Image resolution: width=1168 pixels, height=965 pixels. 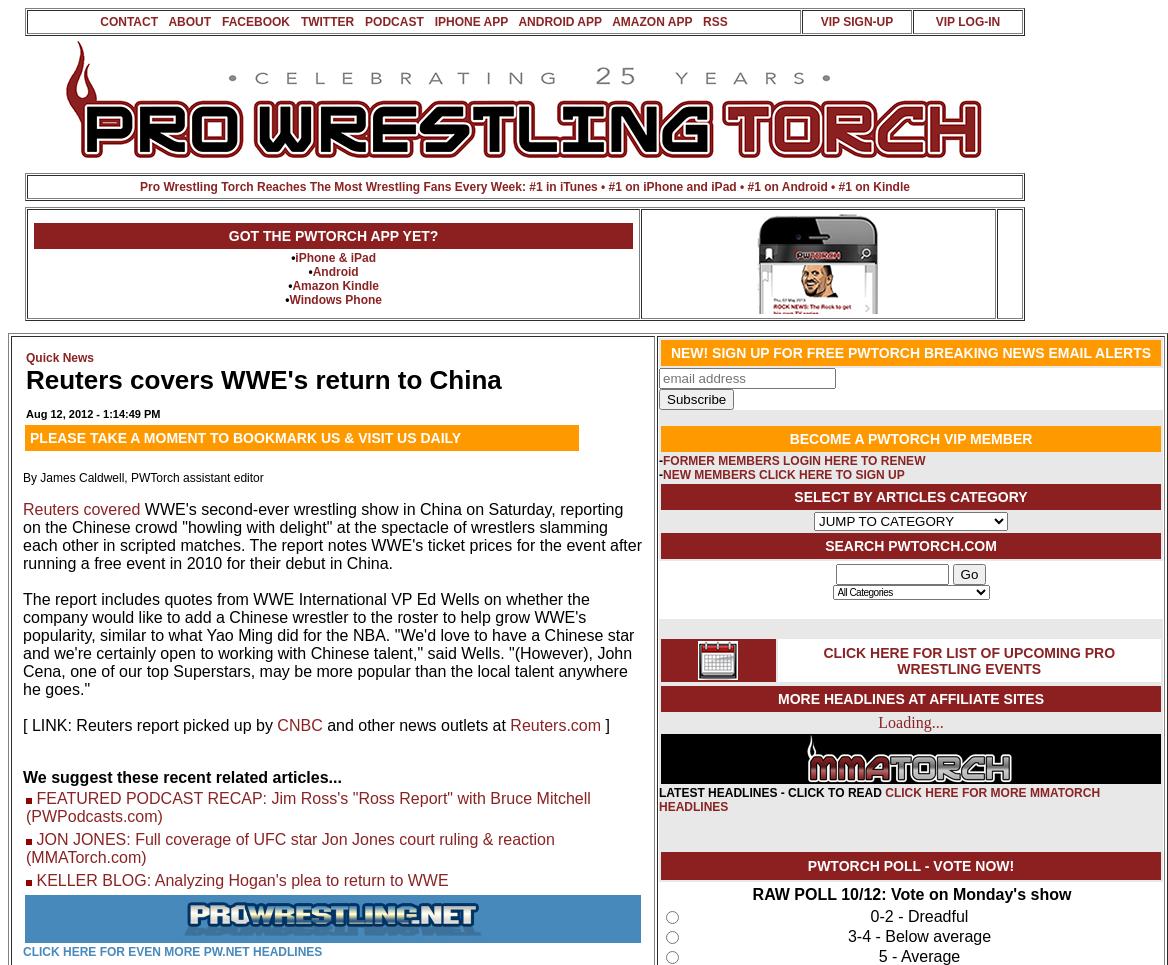 What do you see at coordinates (918, 915) in the screenshot?
I see `'0-2 - Dreadful'` at bounding box center [918, 915].